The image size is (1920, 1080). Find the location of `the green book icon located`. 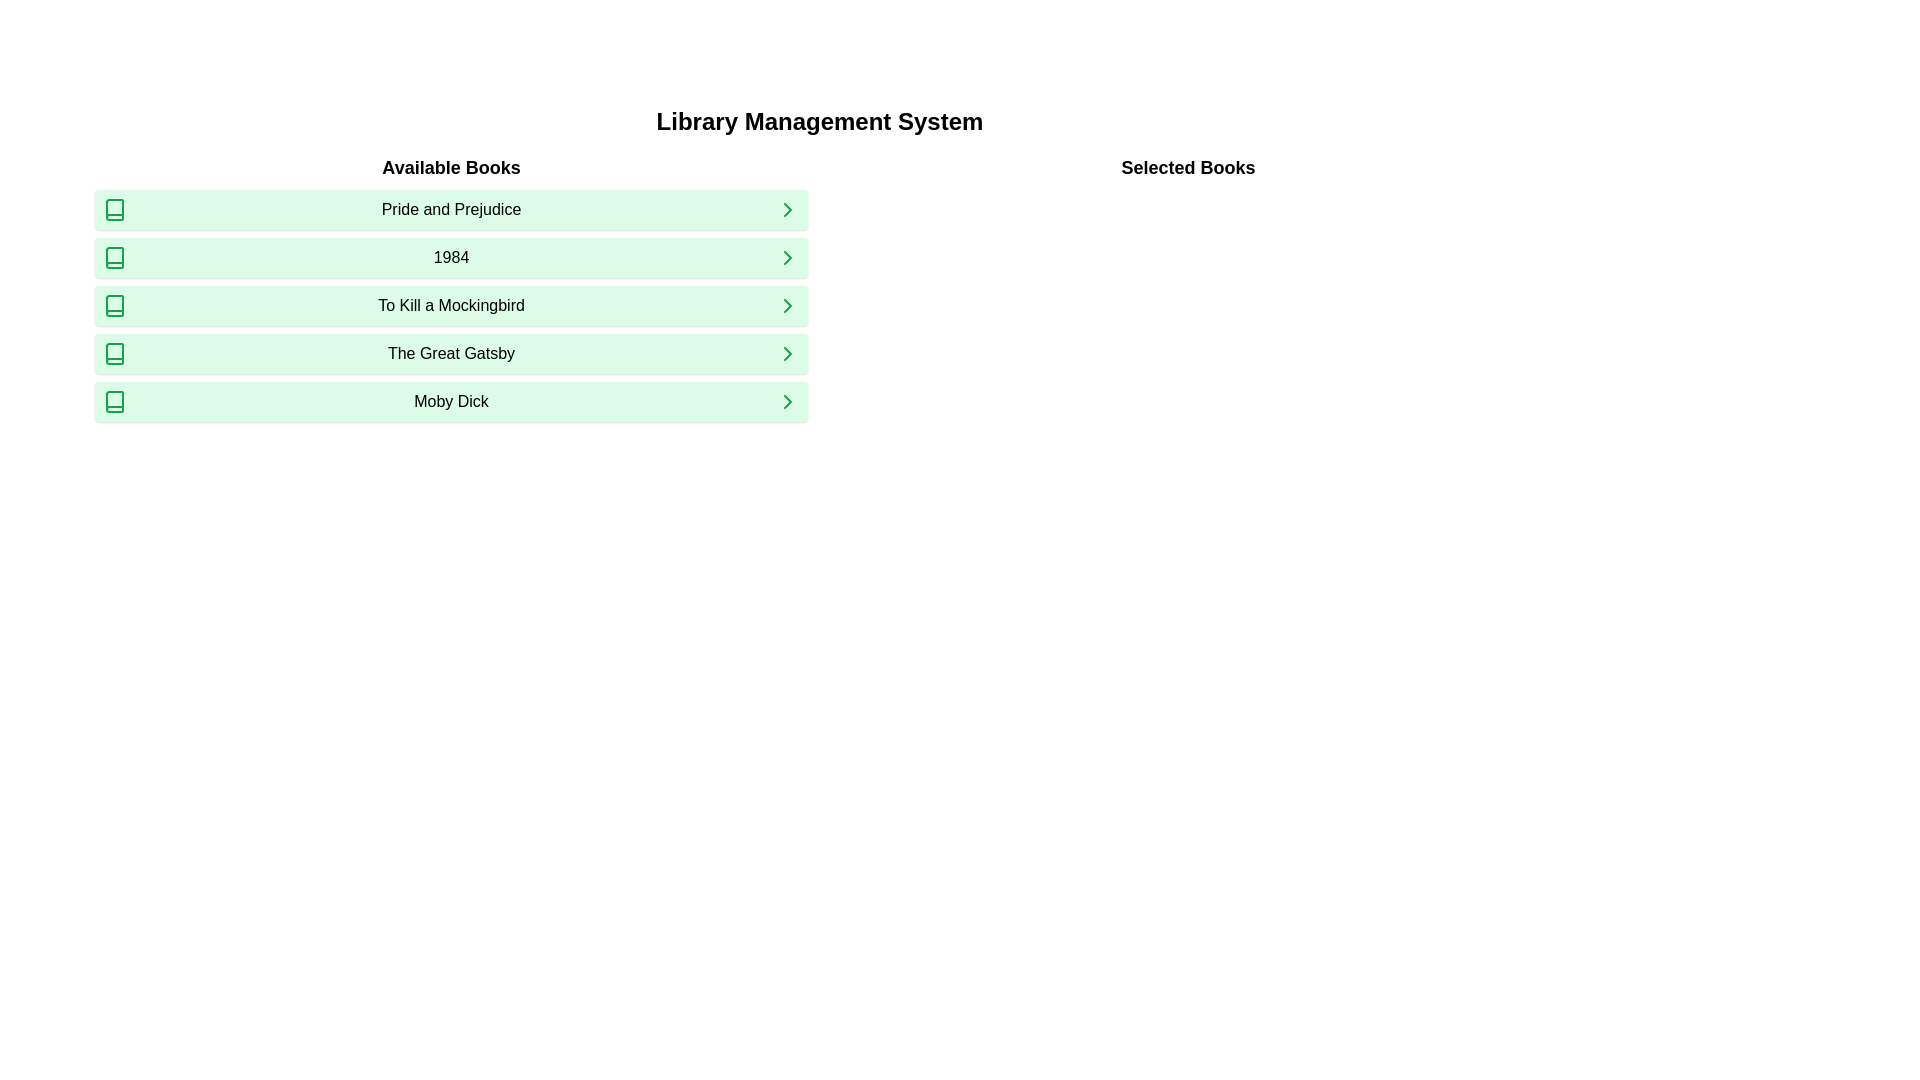

the green book icon located is located at coordinates (114, 353).